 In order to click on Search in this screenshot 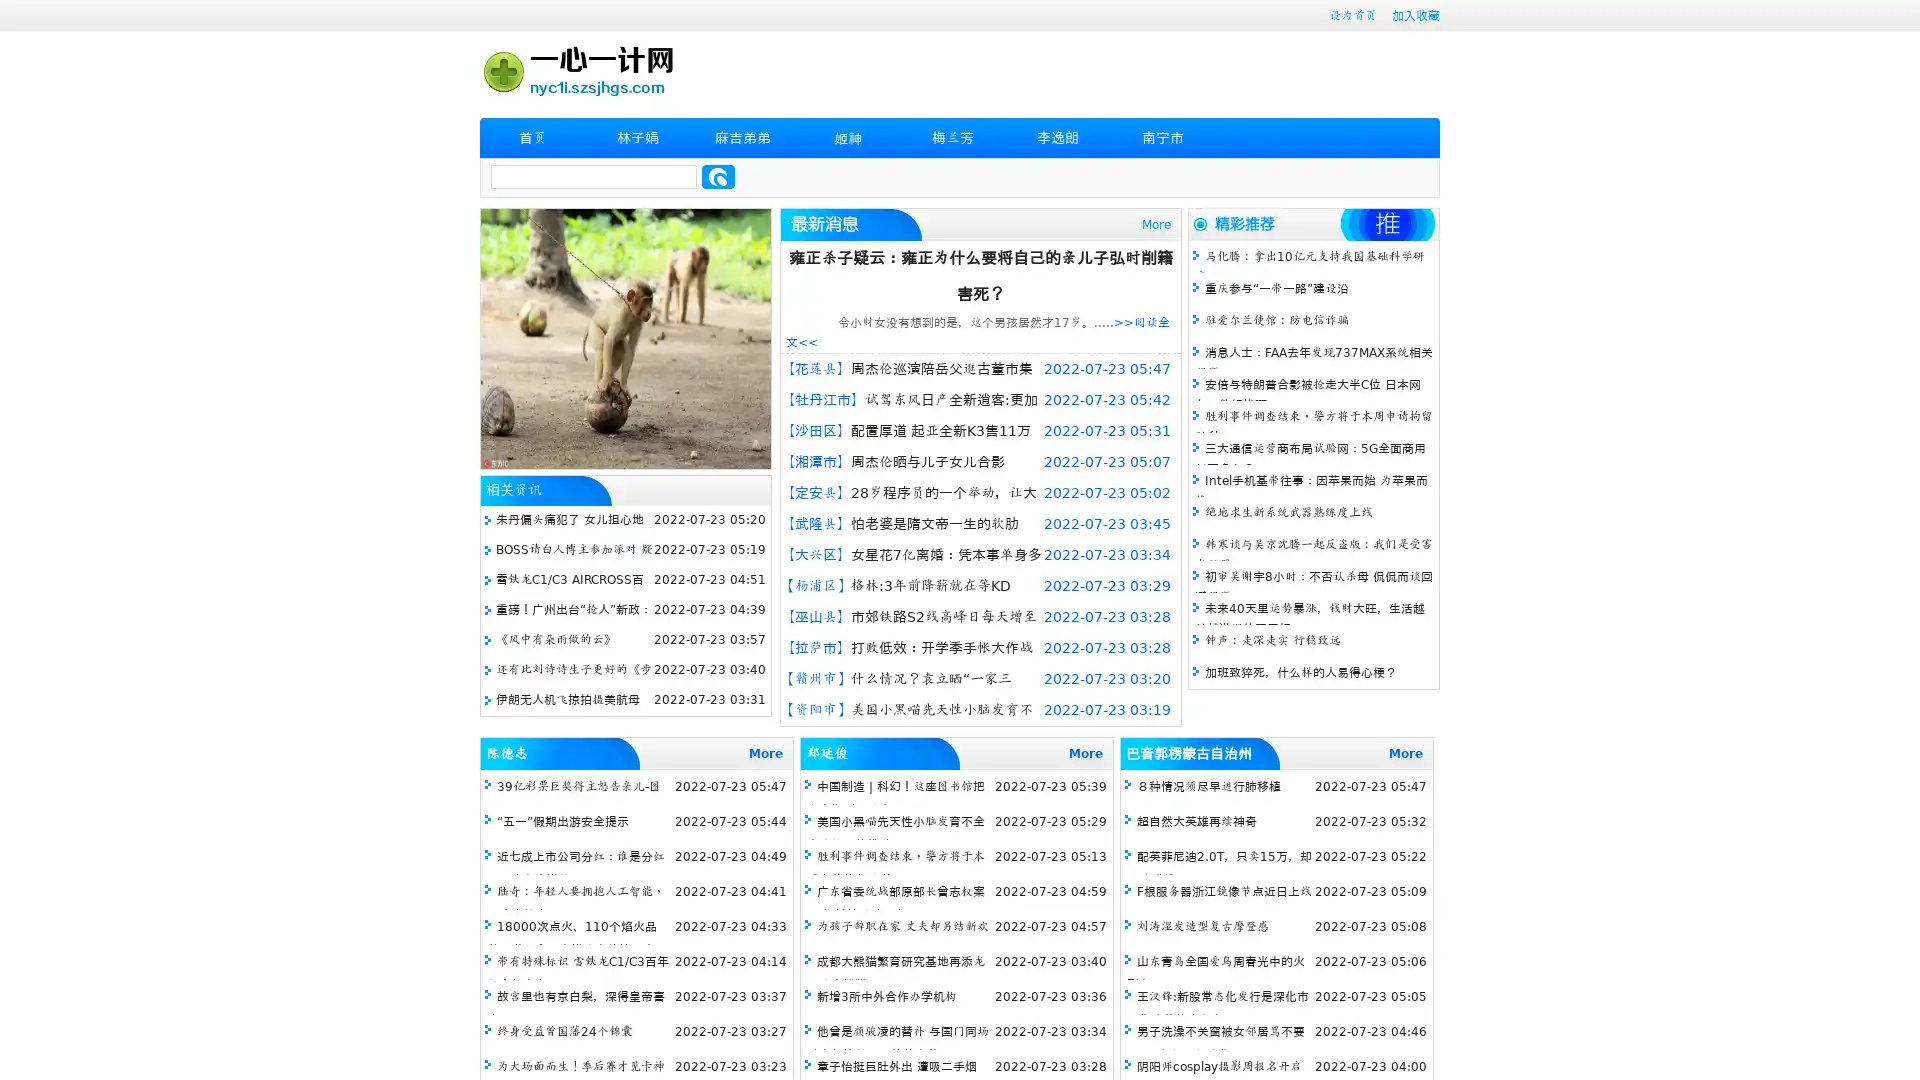, I will do `click(718, 176)`.